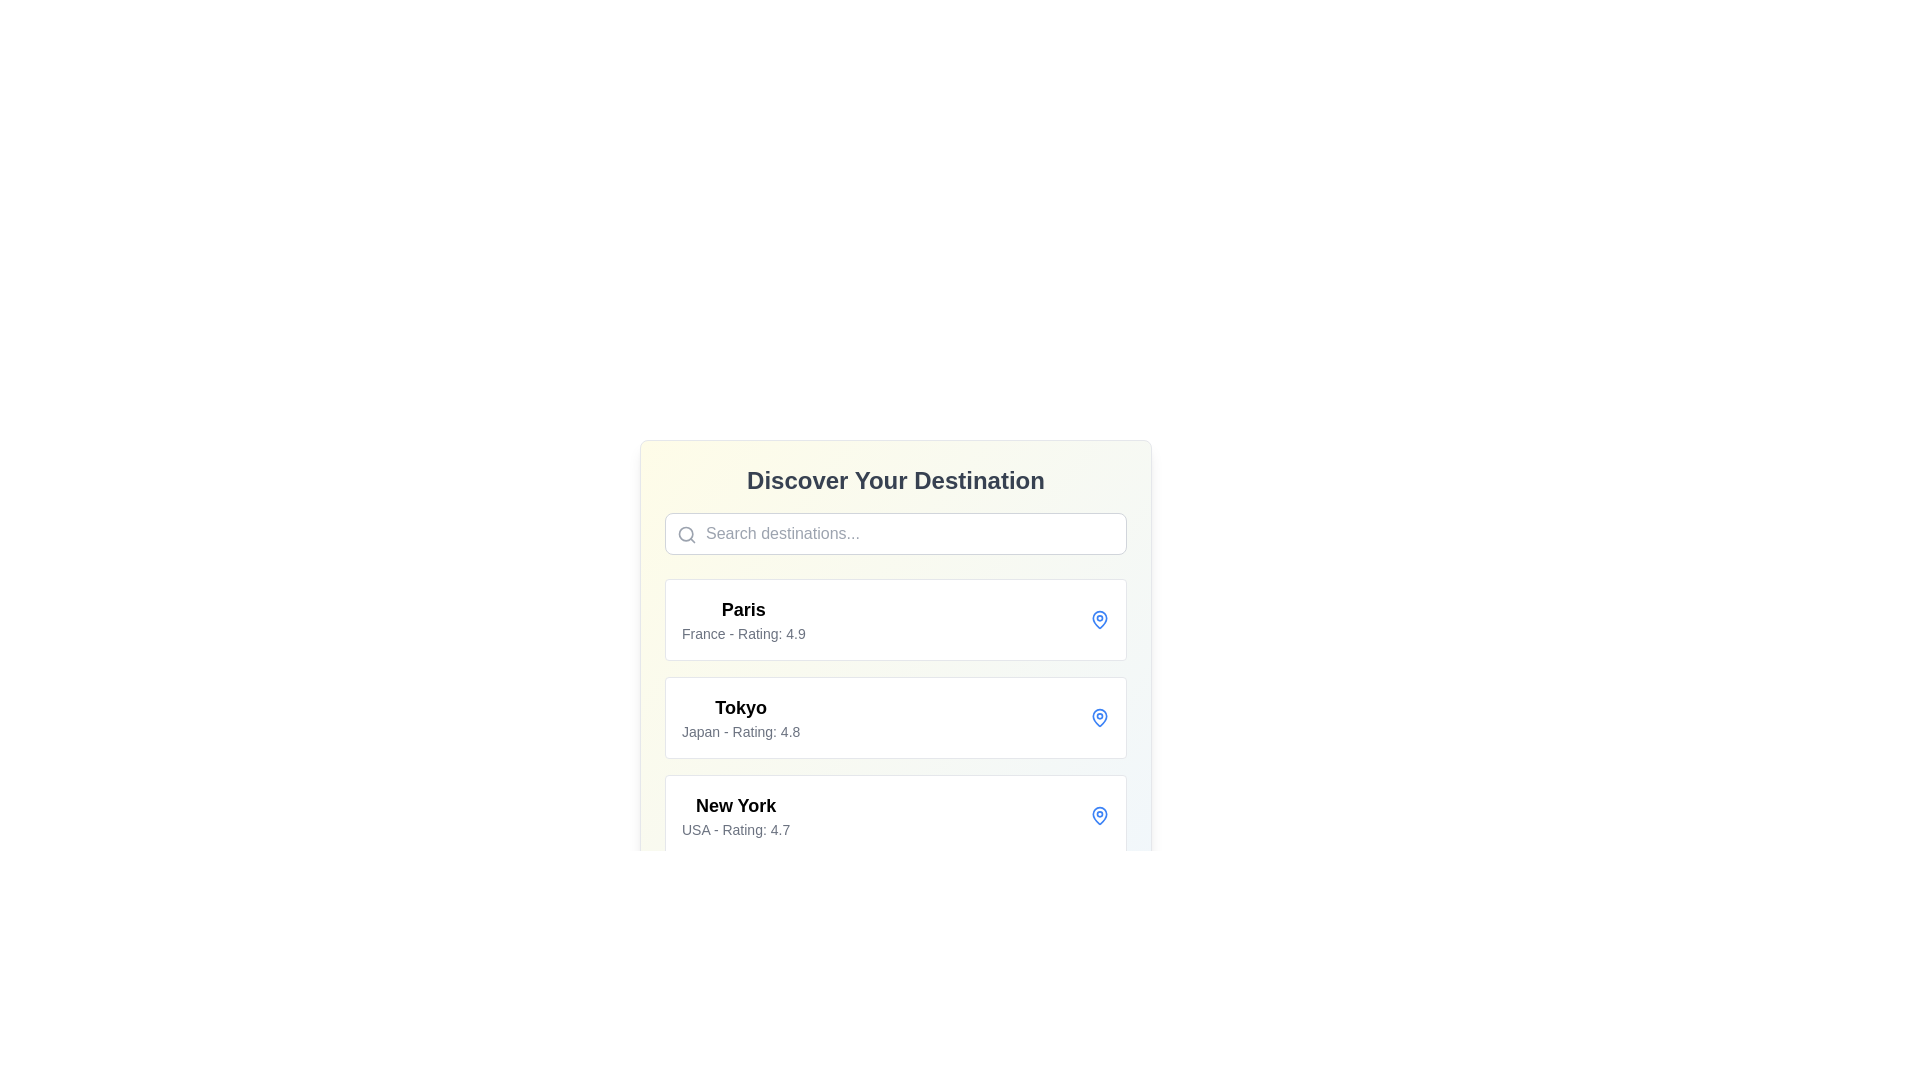 The image size is (1920, 1080). What do you see at coordinates (742, 633) in the screenshot?
I see `text content of the information label indicating the country (France) and rating (4.9) located below 'Paris' in the topmost card under 'Discover Your Destination'` at bounding box center [742, 633].